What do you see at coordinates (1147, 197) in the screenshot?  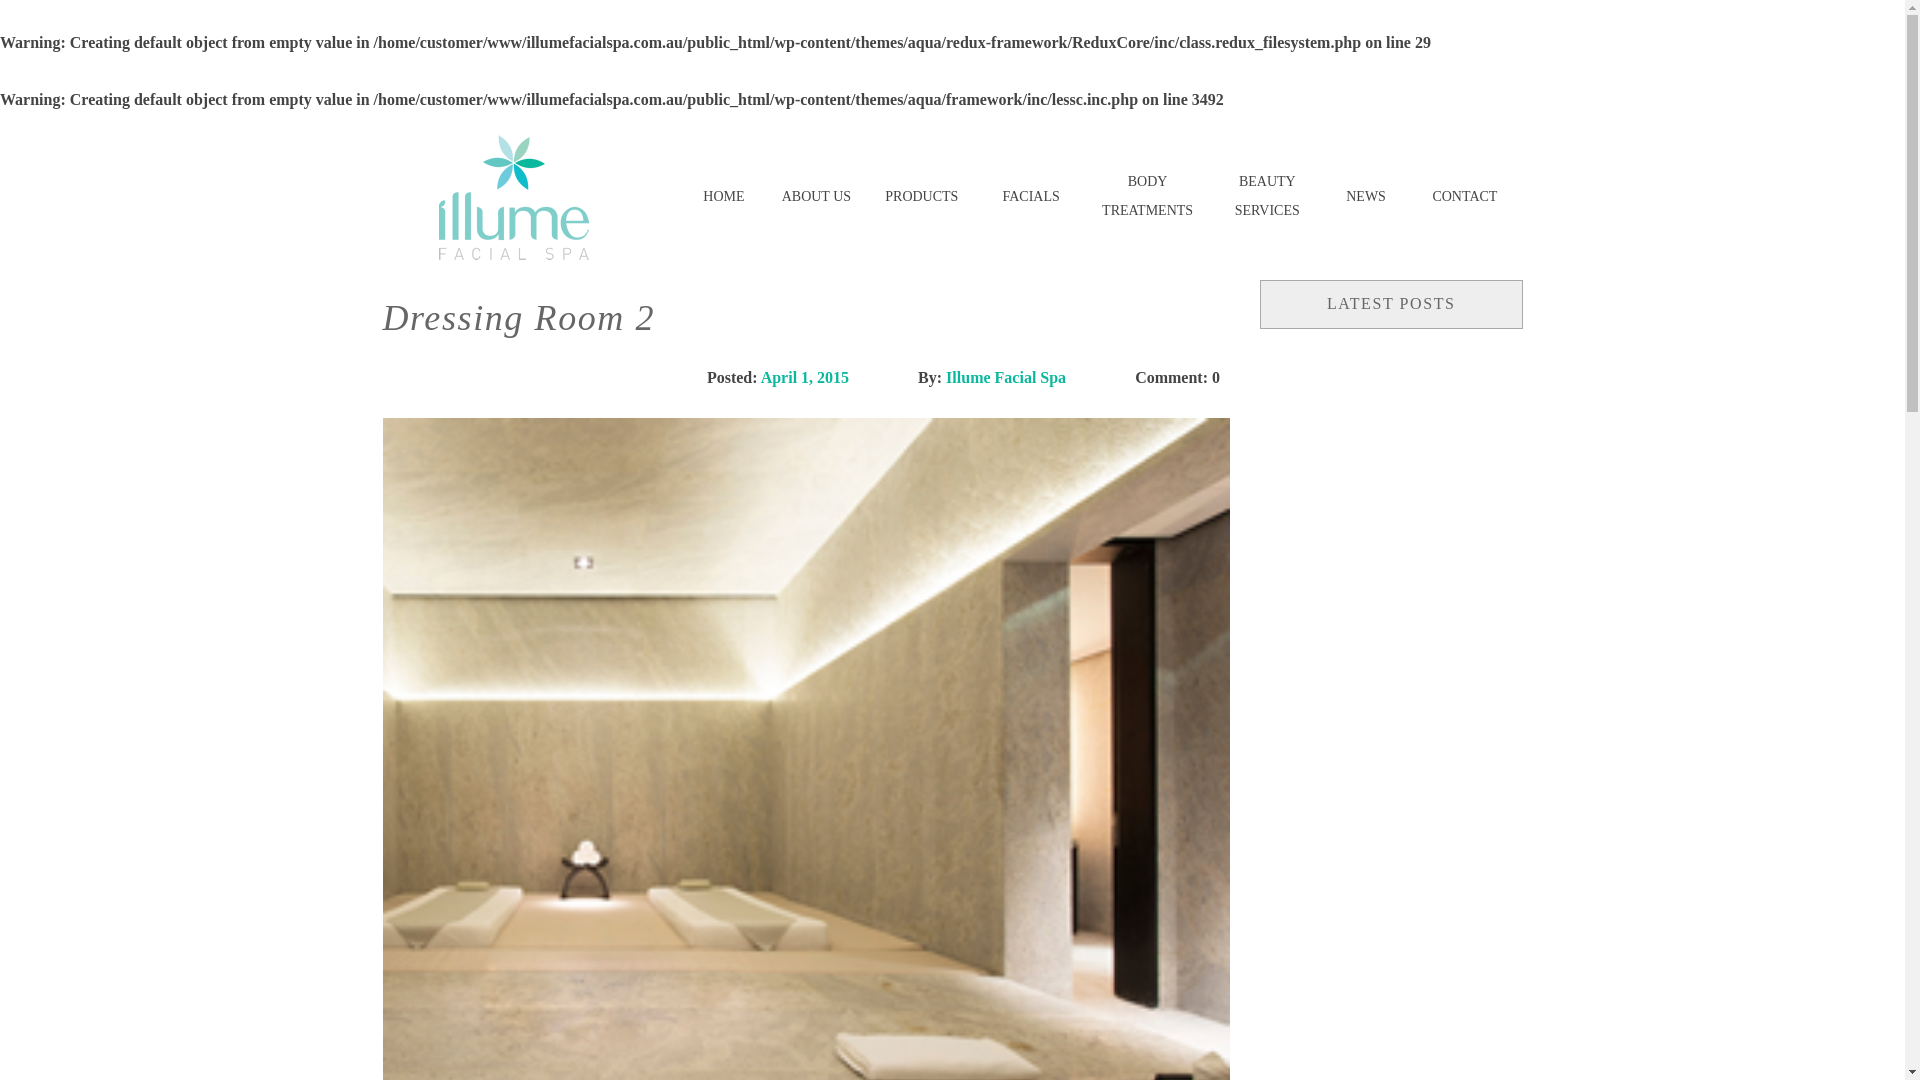 I see `'BODY TREATMENTS'` at bounding box center [1147, 197].